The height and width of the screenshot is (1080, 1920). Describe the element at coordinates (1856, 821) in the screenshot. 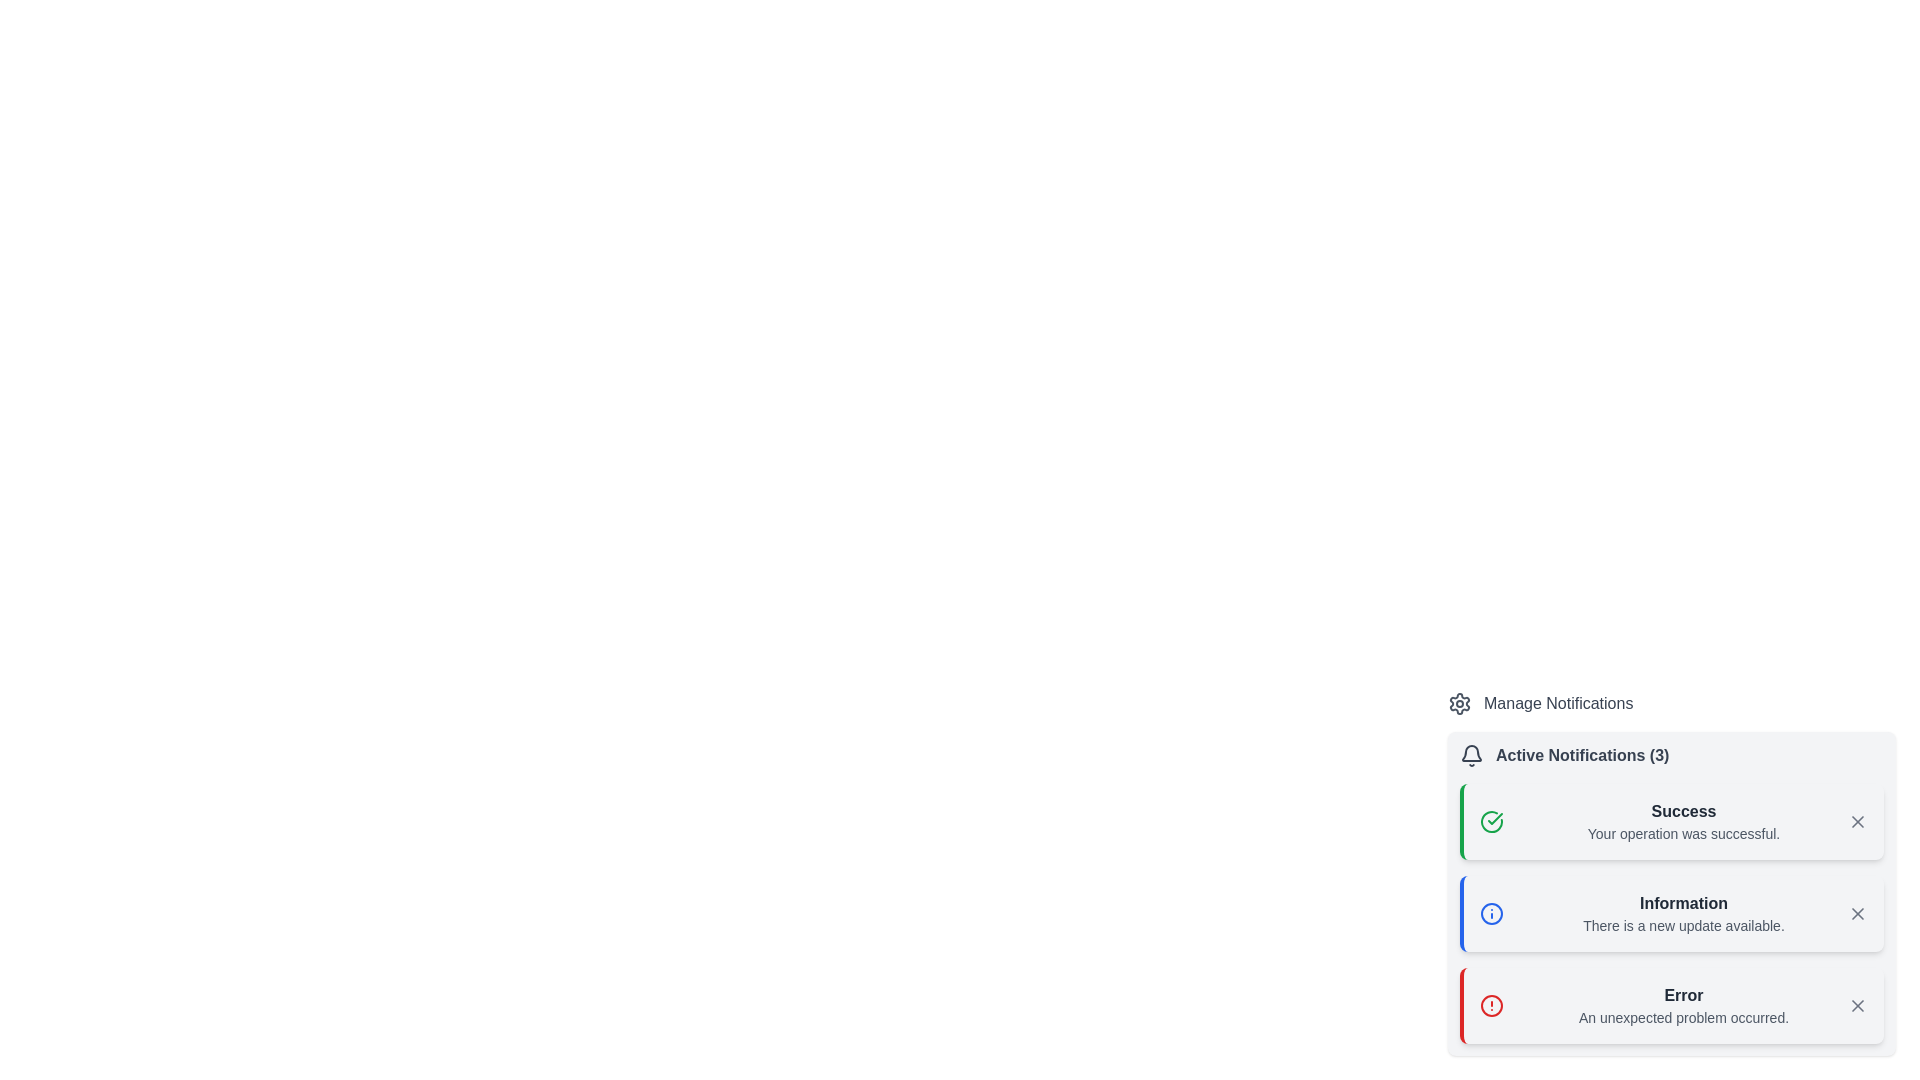

I see `the 'X' icon within the 'Success' notification entry, which is a small graphical element shaped like an 'X'` at that location.